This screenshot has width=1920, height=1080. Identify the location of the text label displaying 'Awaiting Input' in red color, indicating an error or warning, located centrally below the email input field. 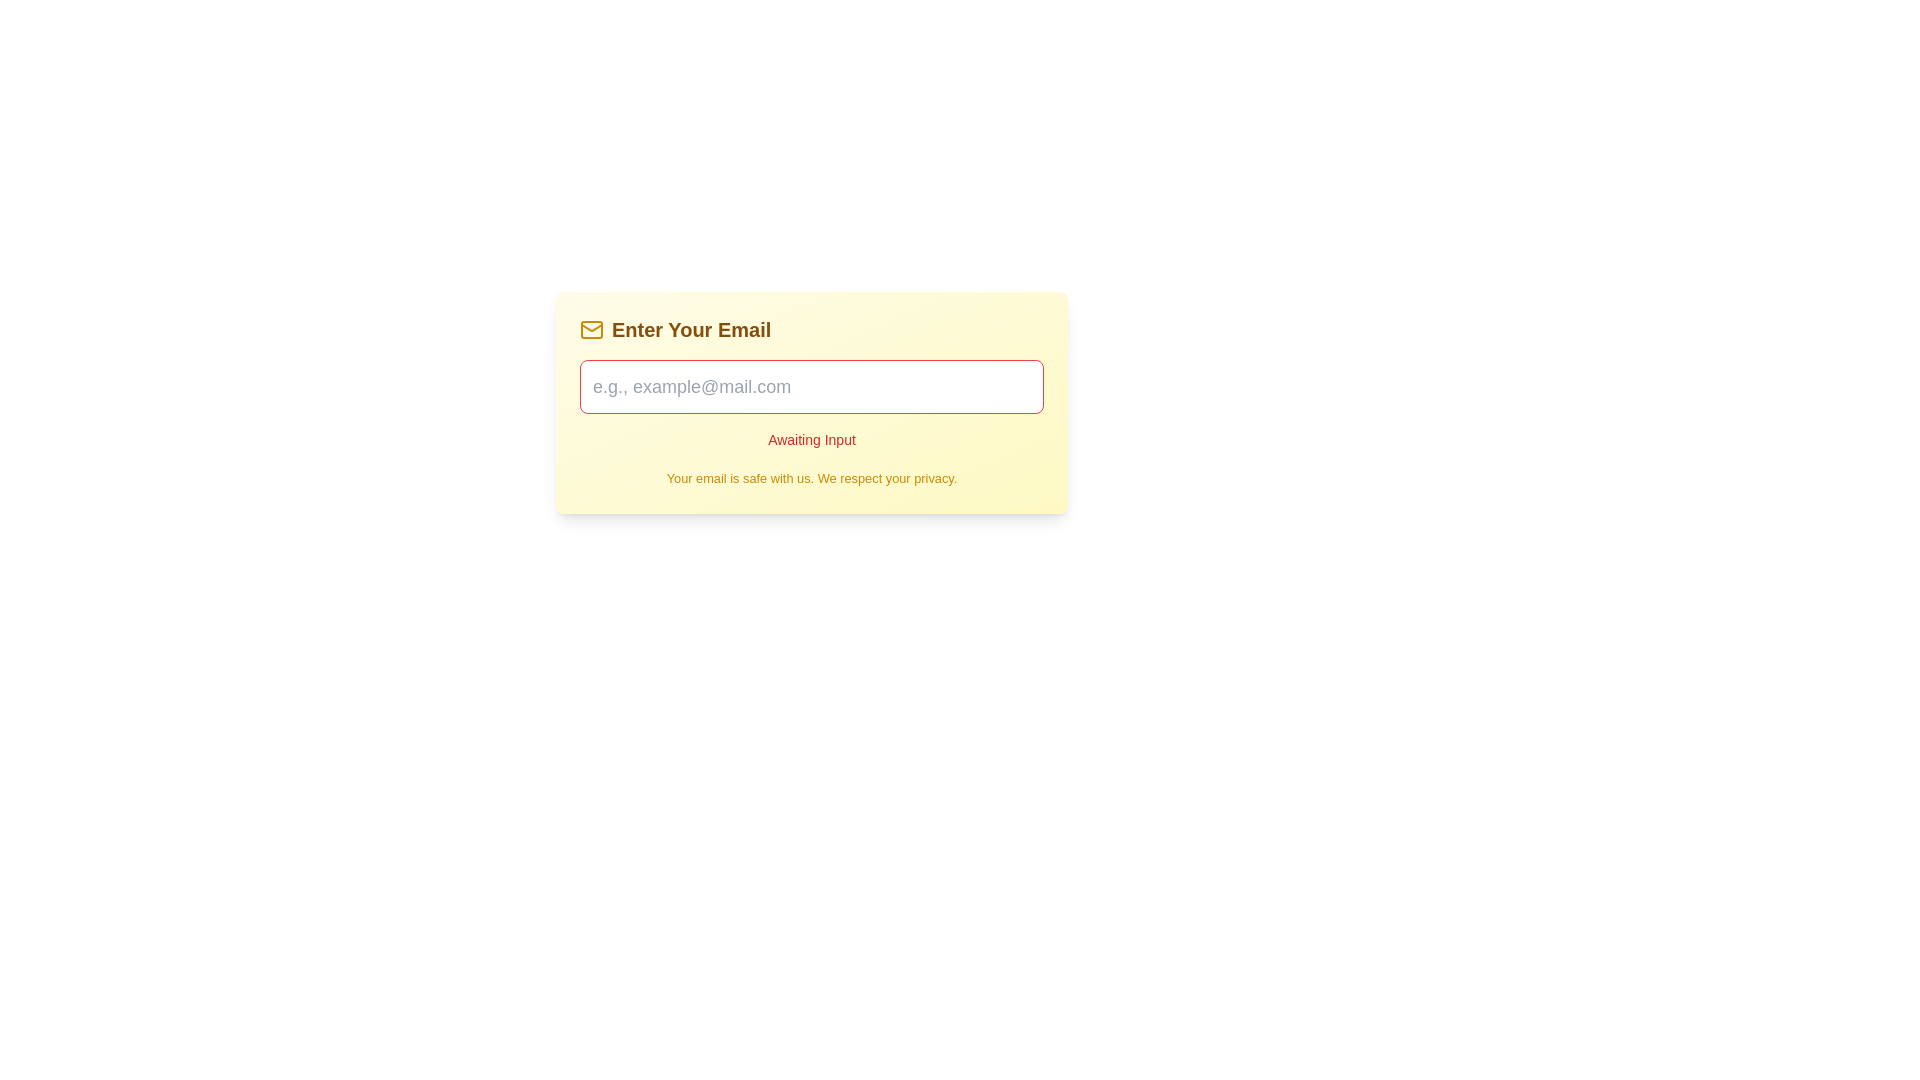
(811, 405).